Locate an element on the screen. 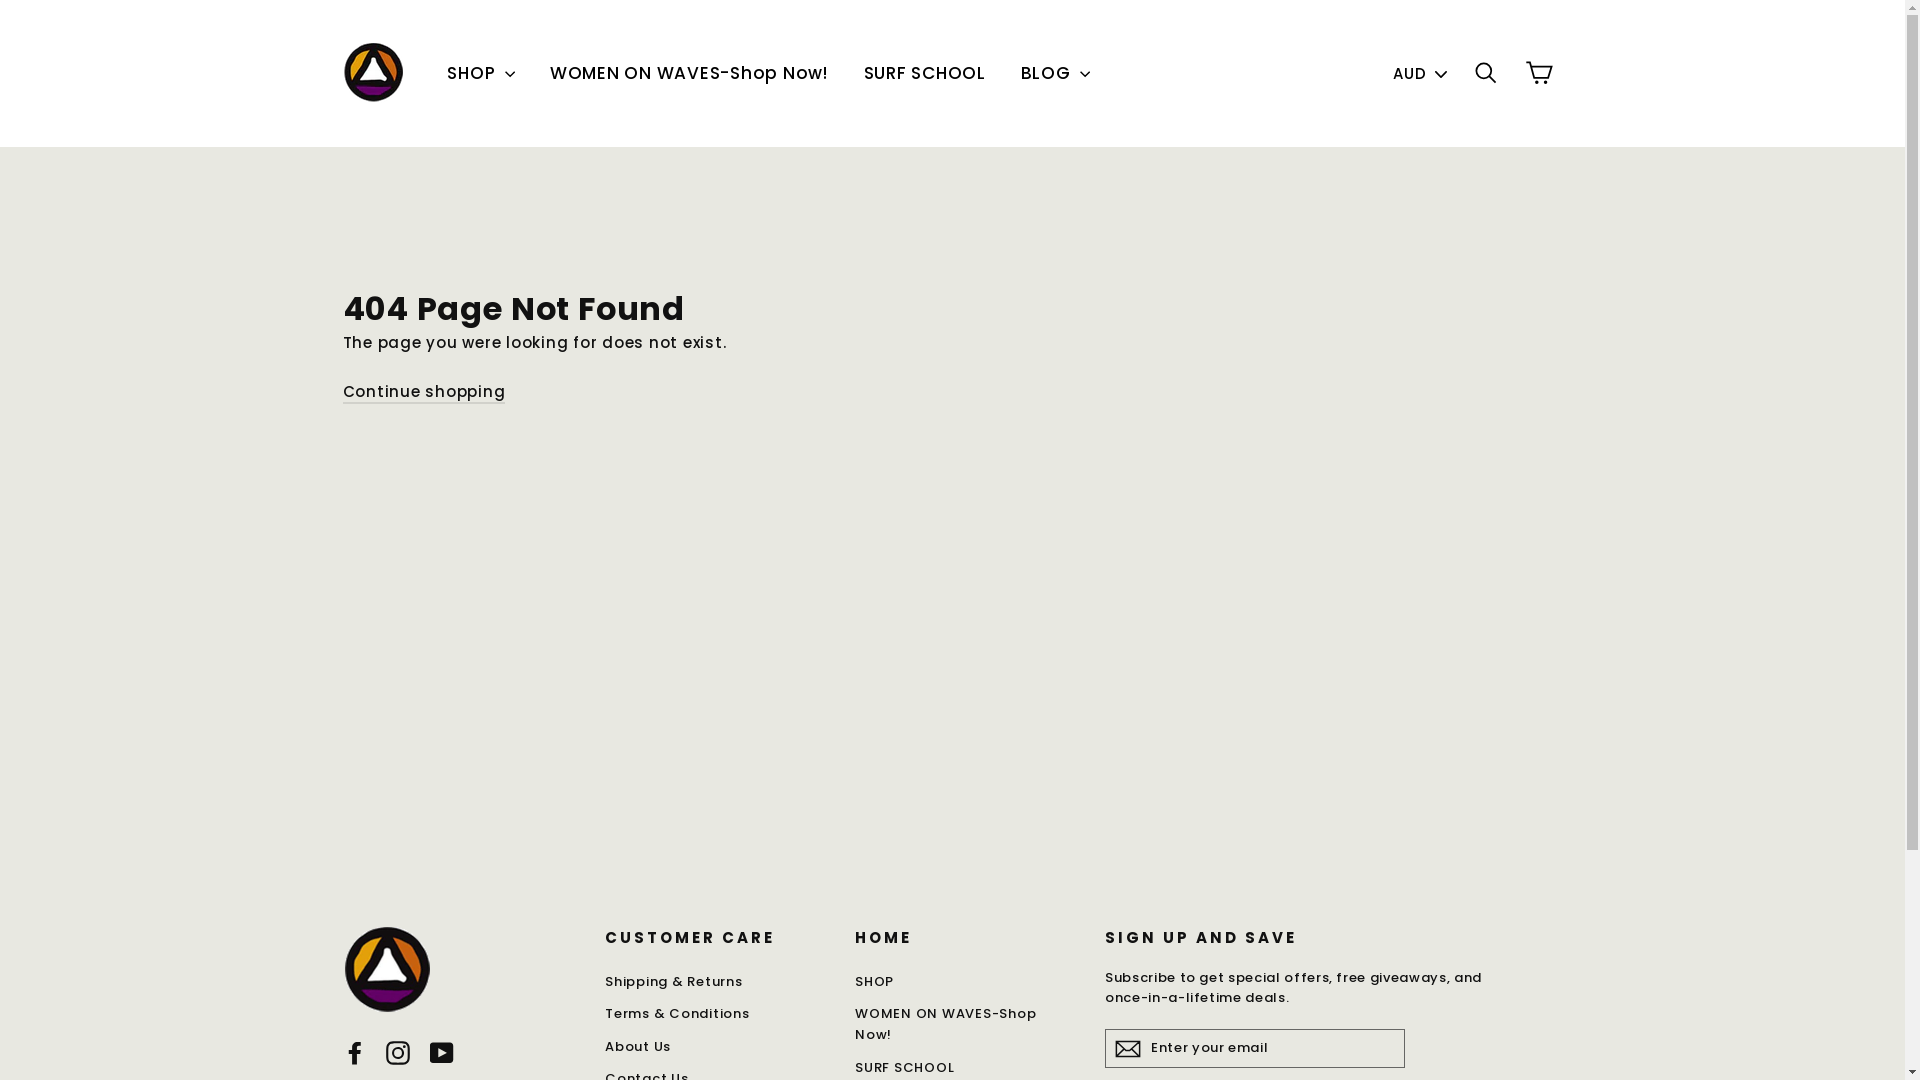 Image resolution: width=1920 pixels, height=1080 pixels. 'Shipping & Returns' is located at coordinates (715, 981).